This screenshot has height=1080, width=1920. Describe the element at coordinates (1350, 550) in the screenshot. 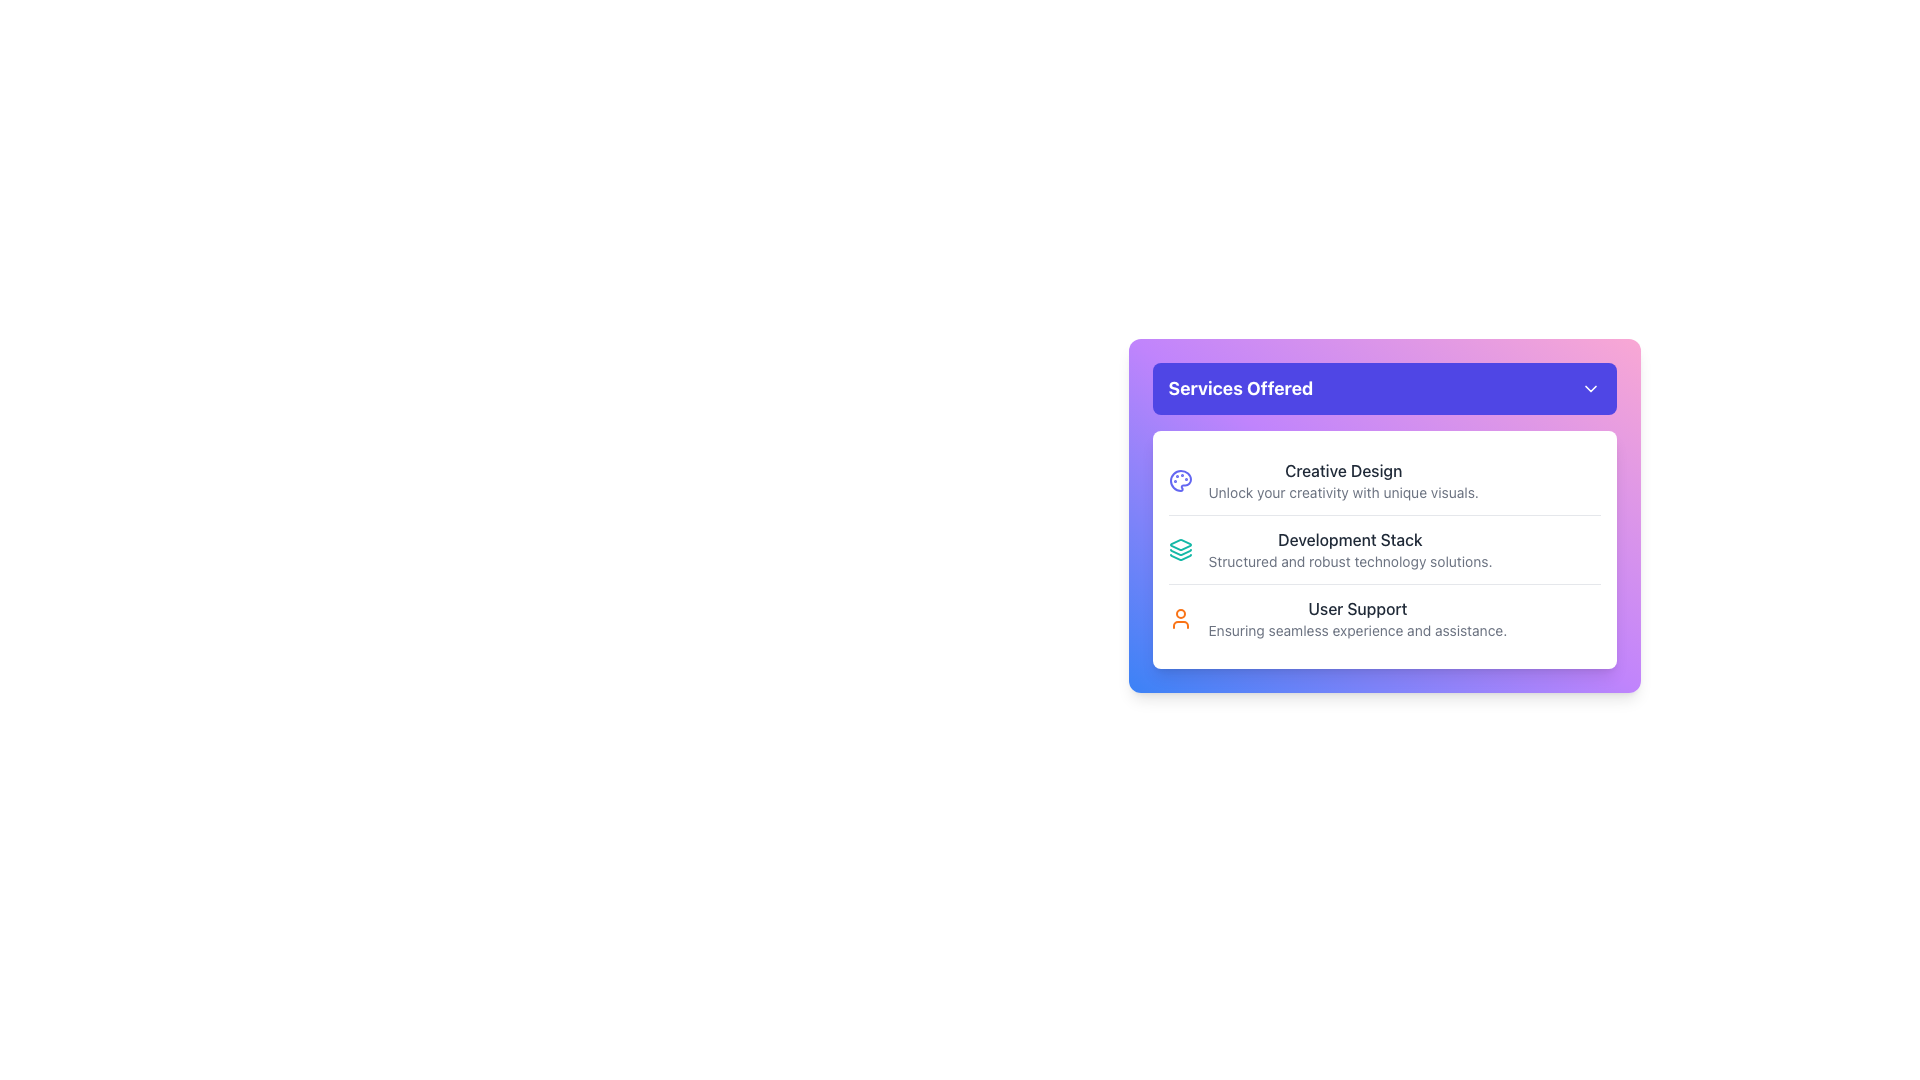

I see `information text from the 'Development Stack' text block, which is the second item under the 'Services Offered' section` at that location.